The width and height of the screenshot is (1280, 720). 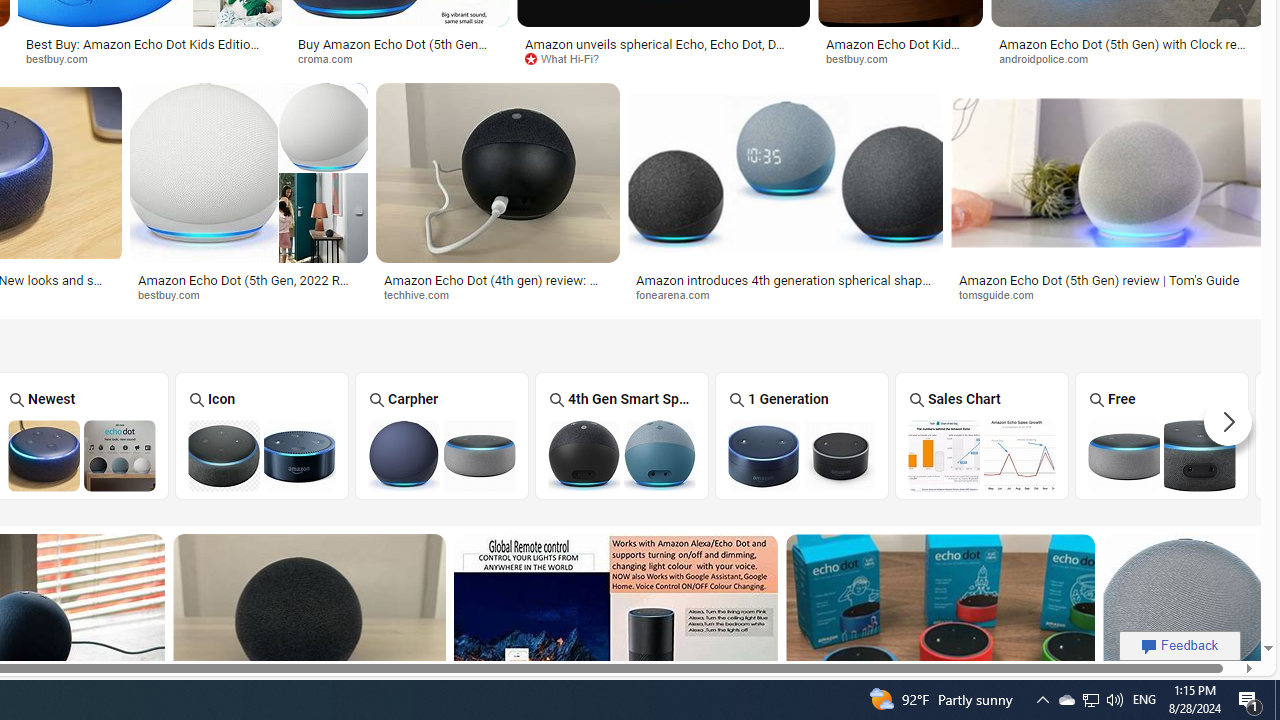 What do you see at coordinates (981, 434) in the screenshot?
I see `'Amazon Echo Dot Sales Chart Sales Chart'` at bounding box center [981, 434].